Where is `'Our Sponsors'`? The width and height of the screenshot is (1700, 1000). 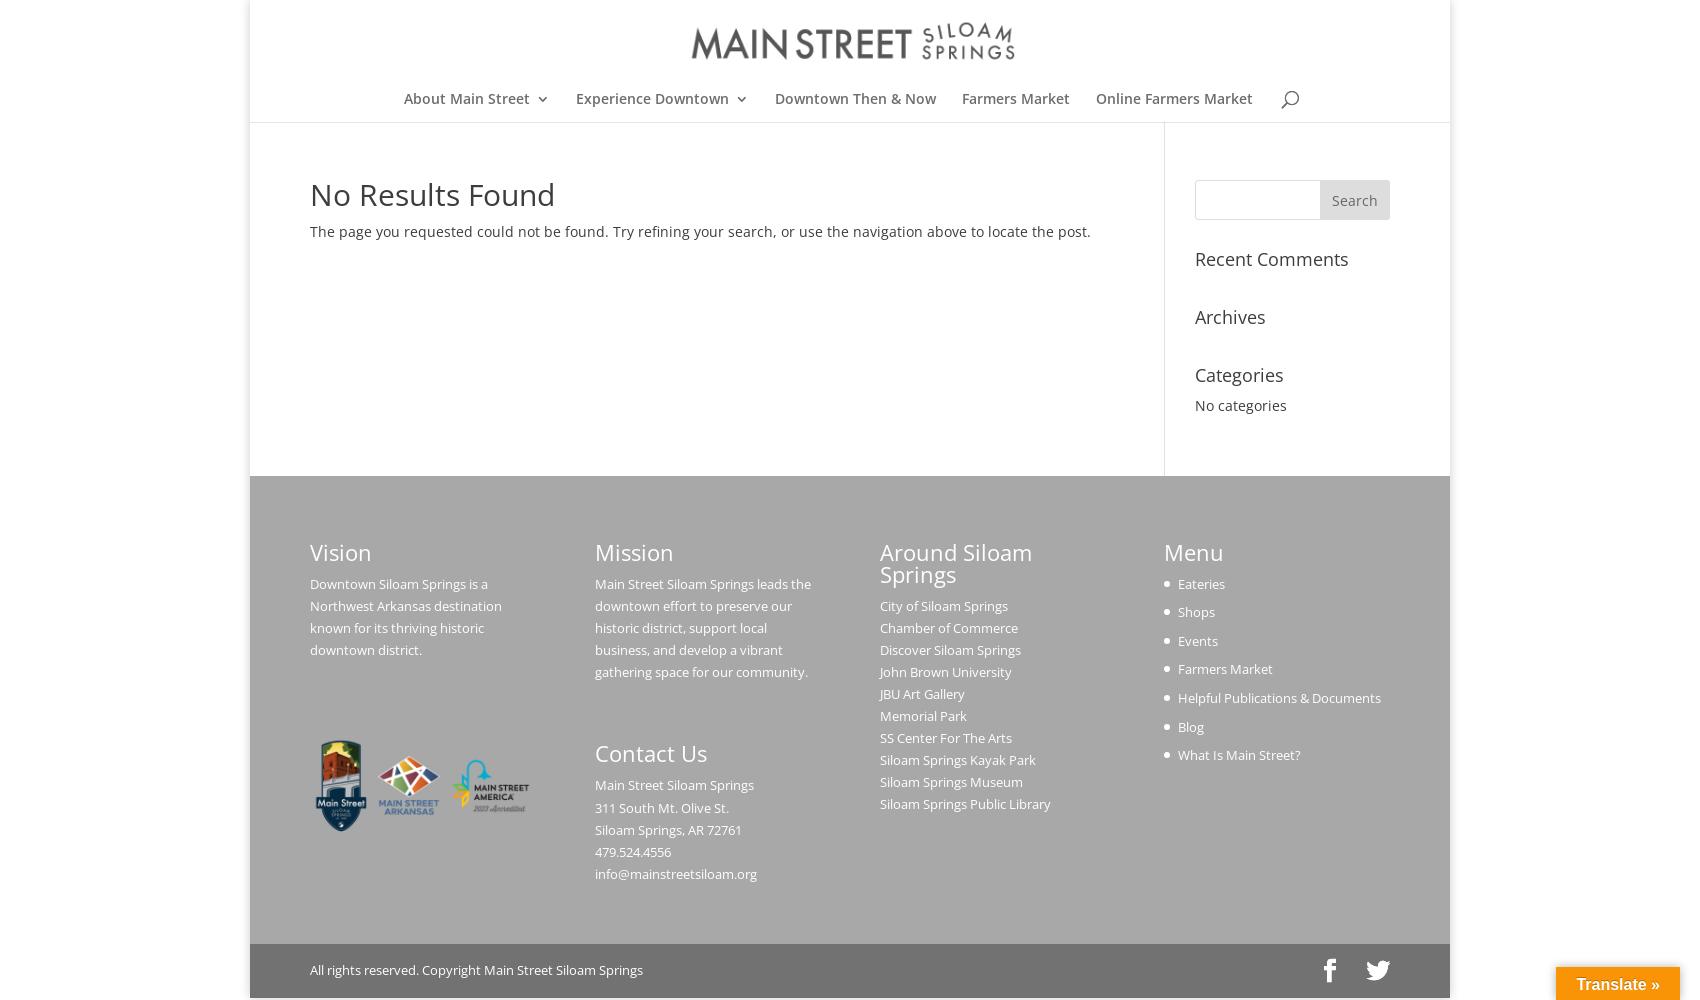 'Our Sponsors' is located at coordinates (489, 203).